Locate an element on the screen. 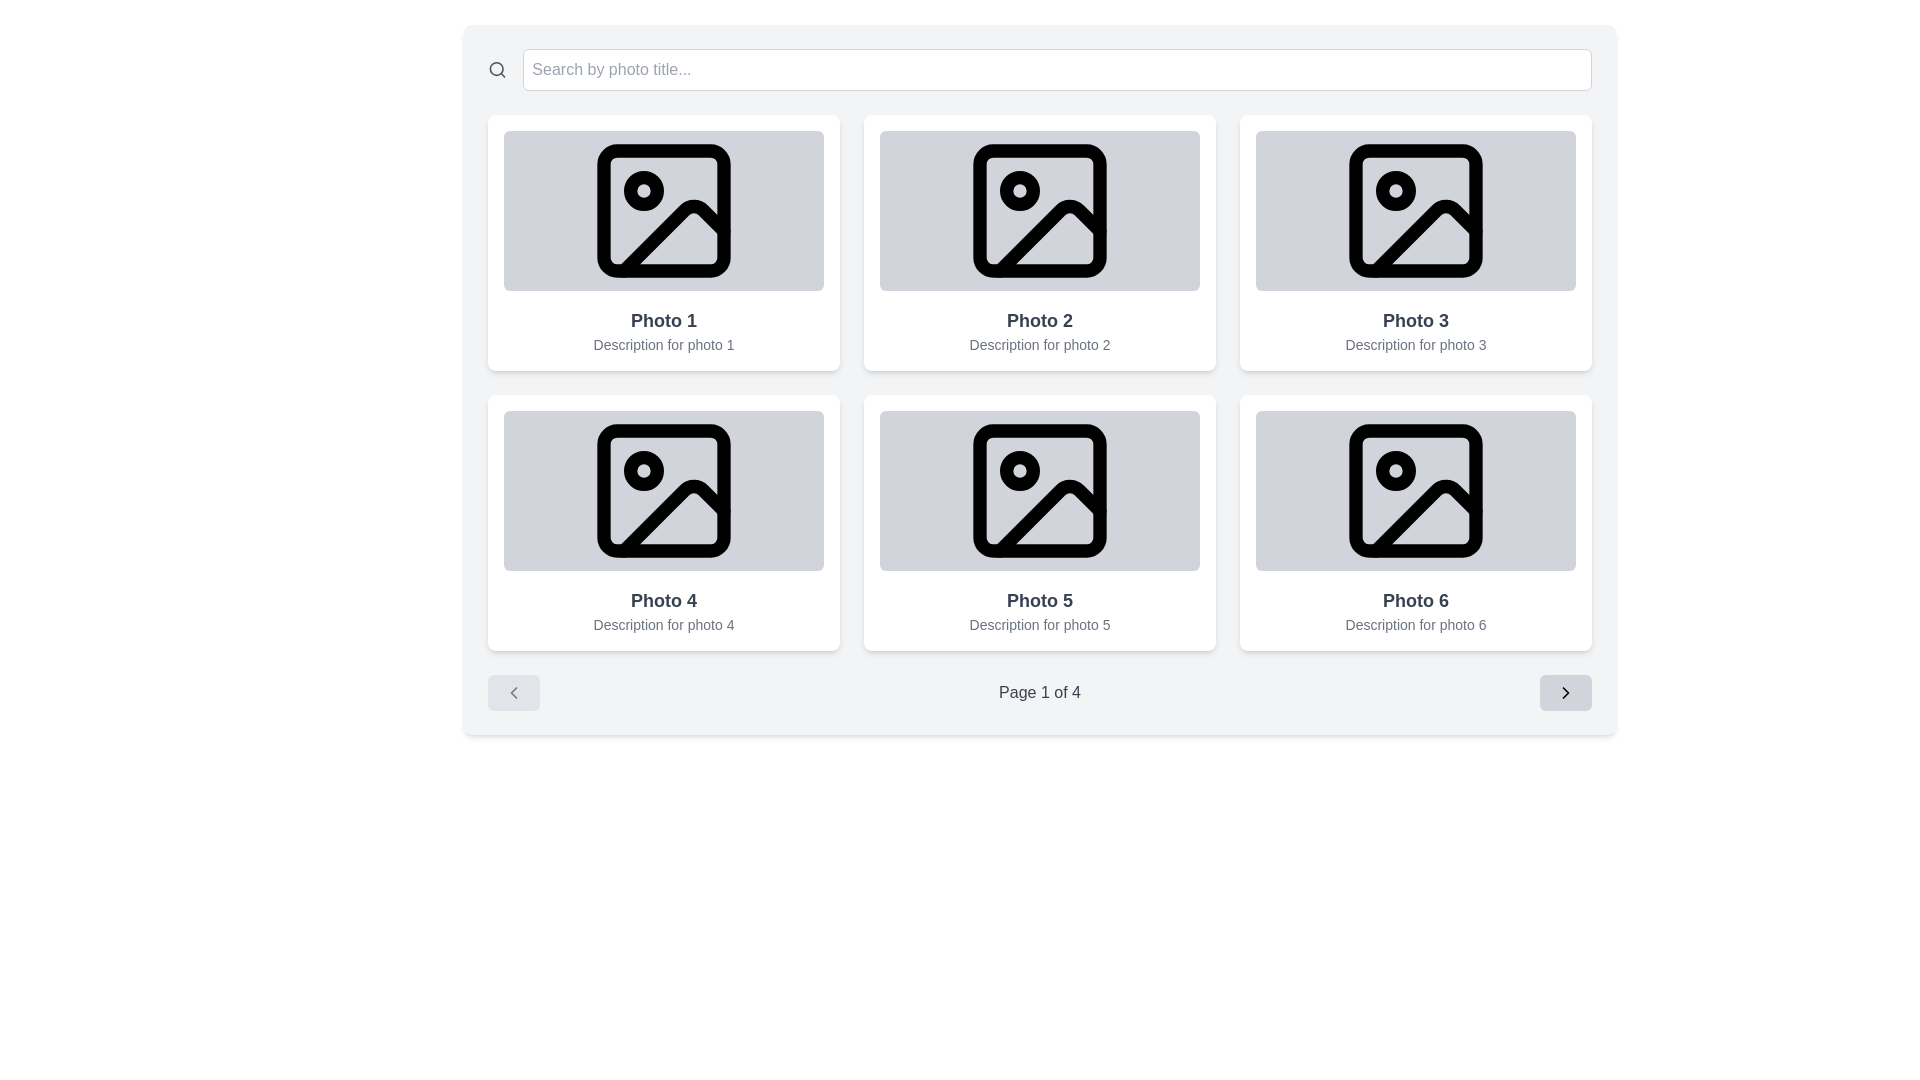  the details (title and description) of the Card element showcasing 'Photo 5' in the middle column of the second row of the grid layout is located at coordinates (1040, 522).